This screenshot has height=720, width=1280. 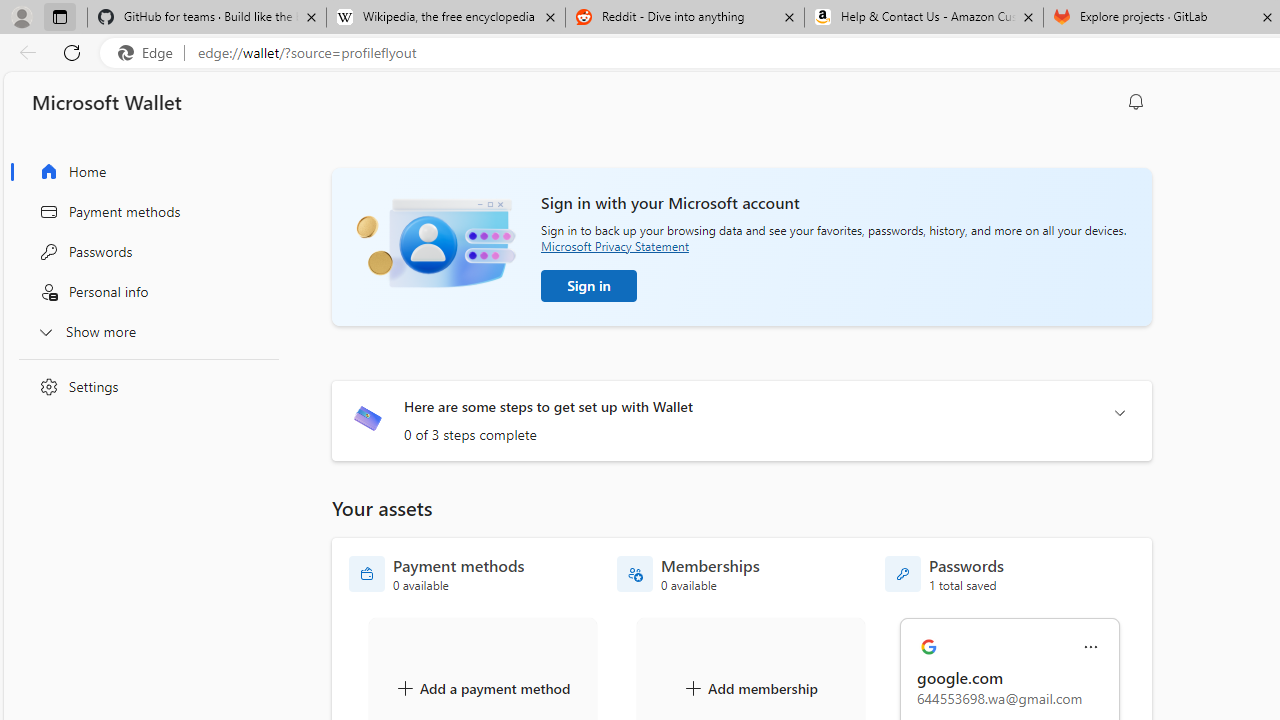 What do you see at coordinates (143, 330) in the screenshot?
I see `'Show more'` at bounding box center [143, 330].